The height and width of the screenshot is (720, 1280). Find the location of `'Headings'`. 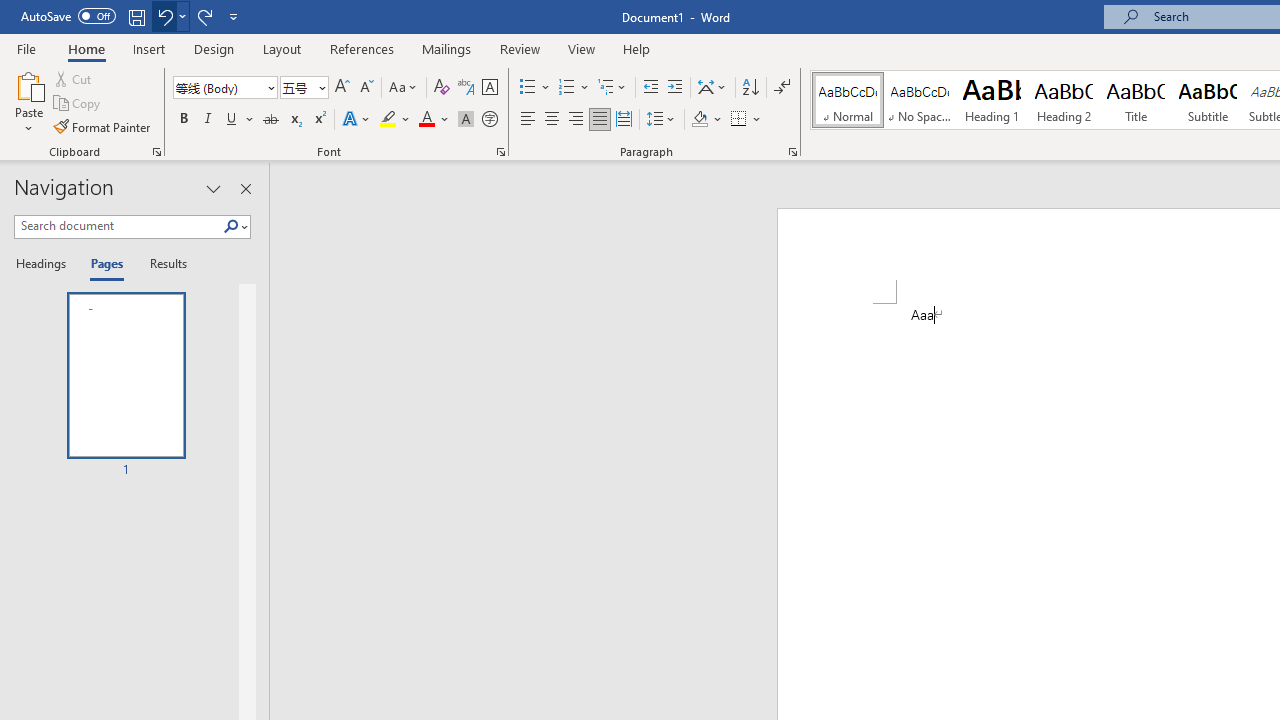

'Headings' is located at coordinates (45, 264).